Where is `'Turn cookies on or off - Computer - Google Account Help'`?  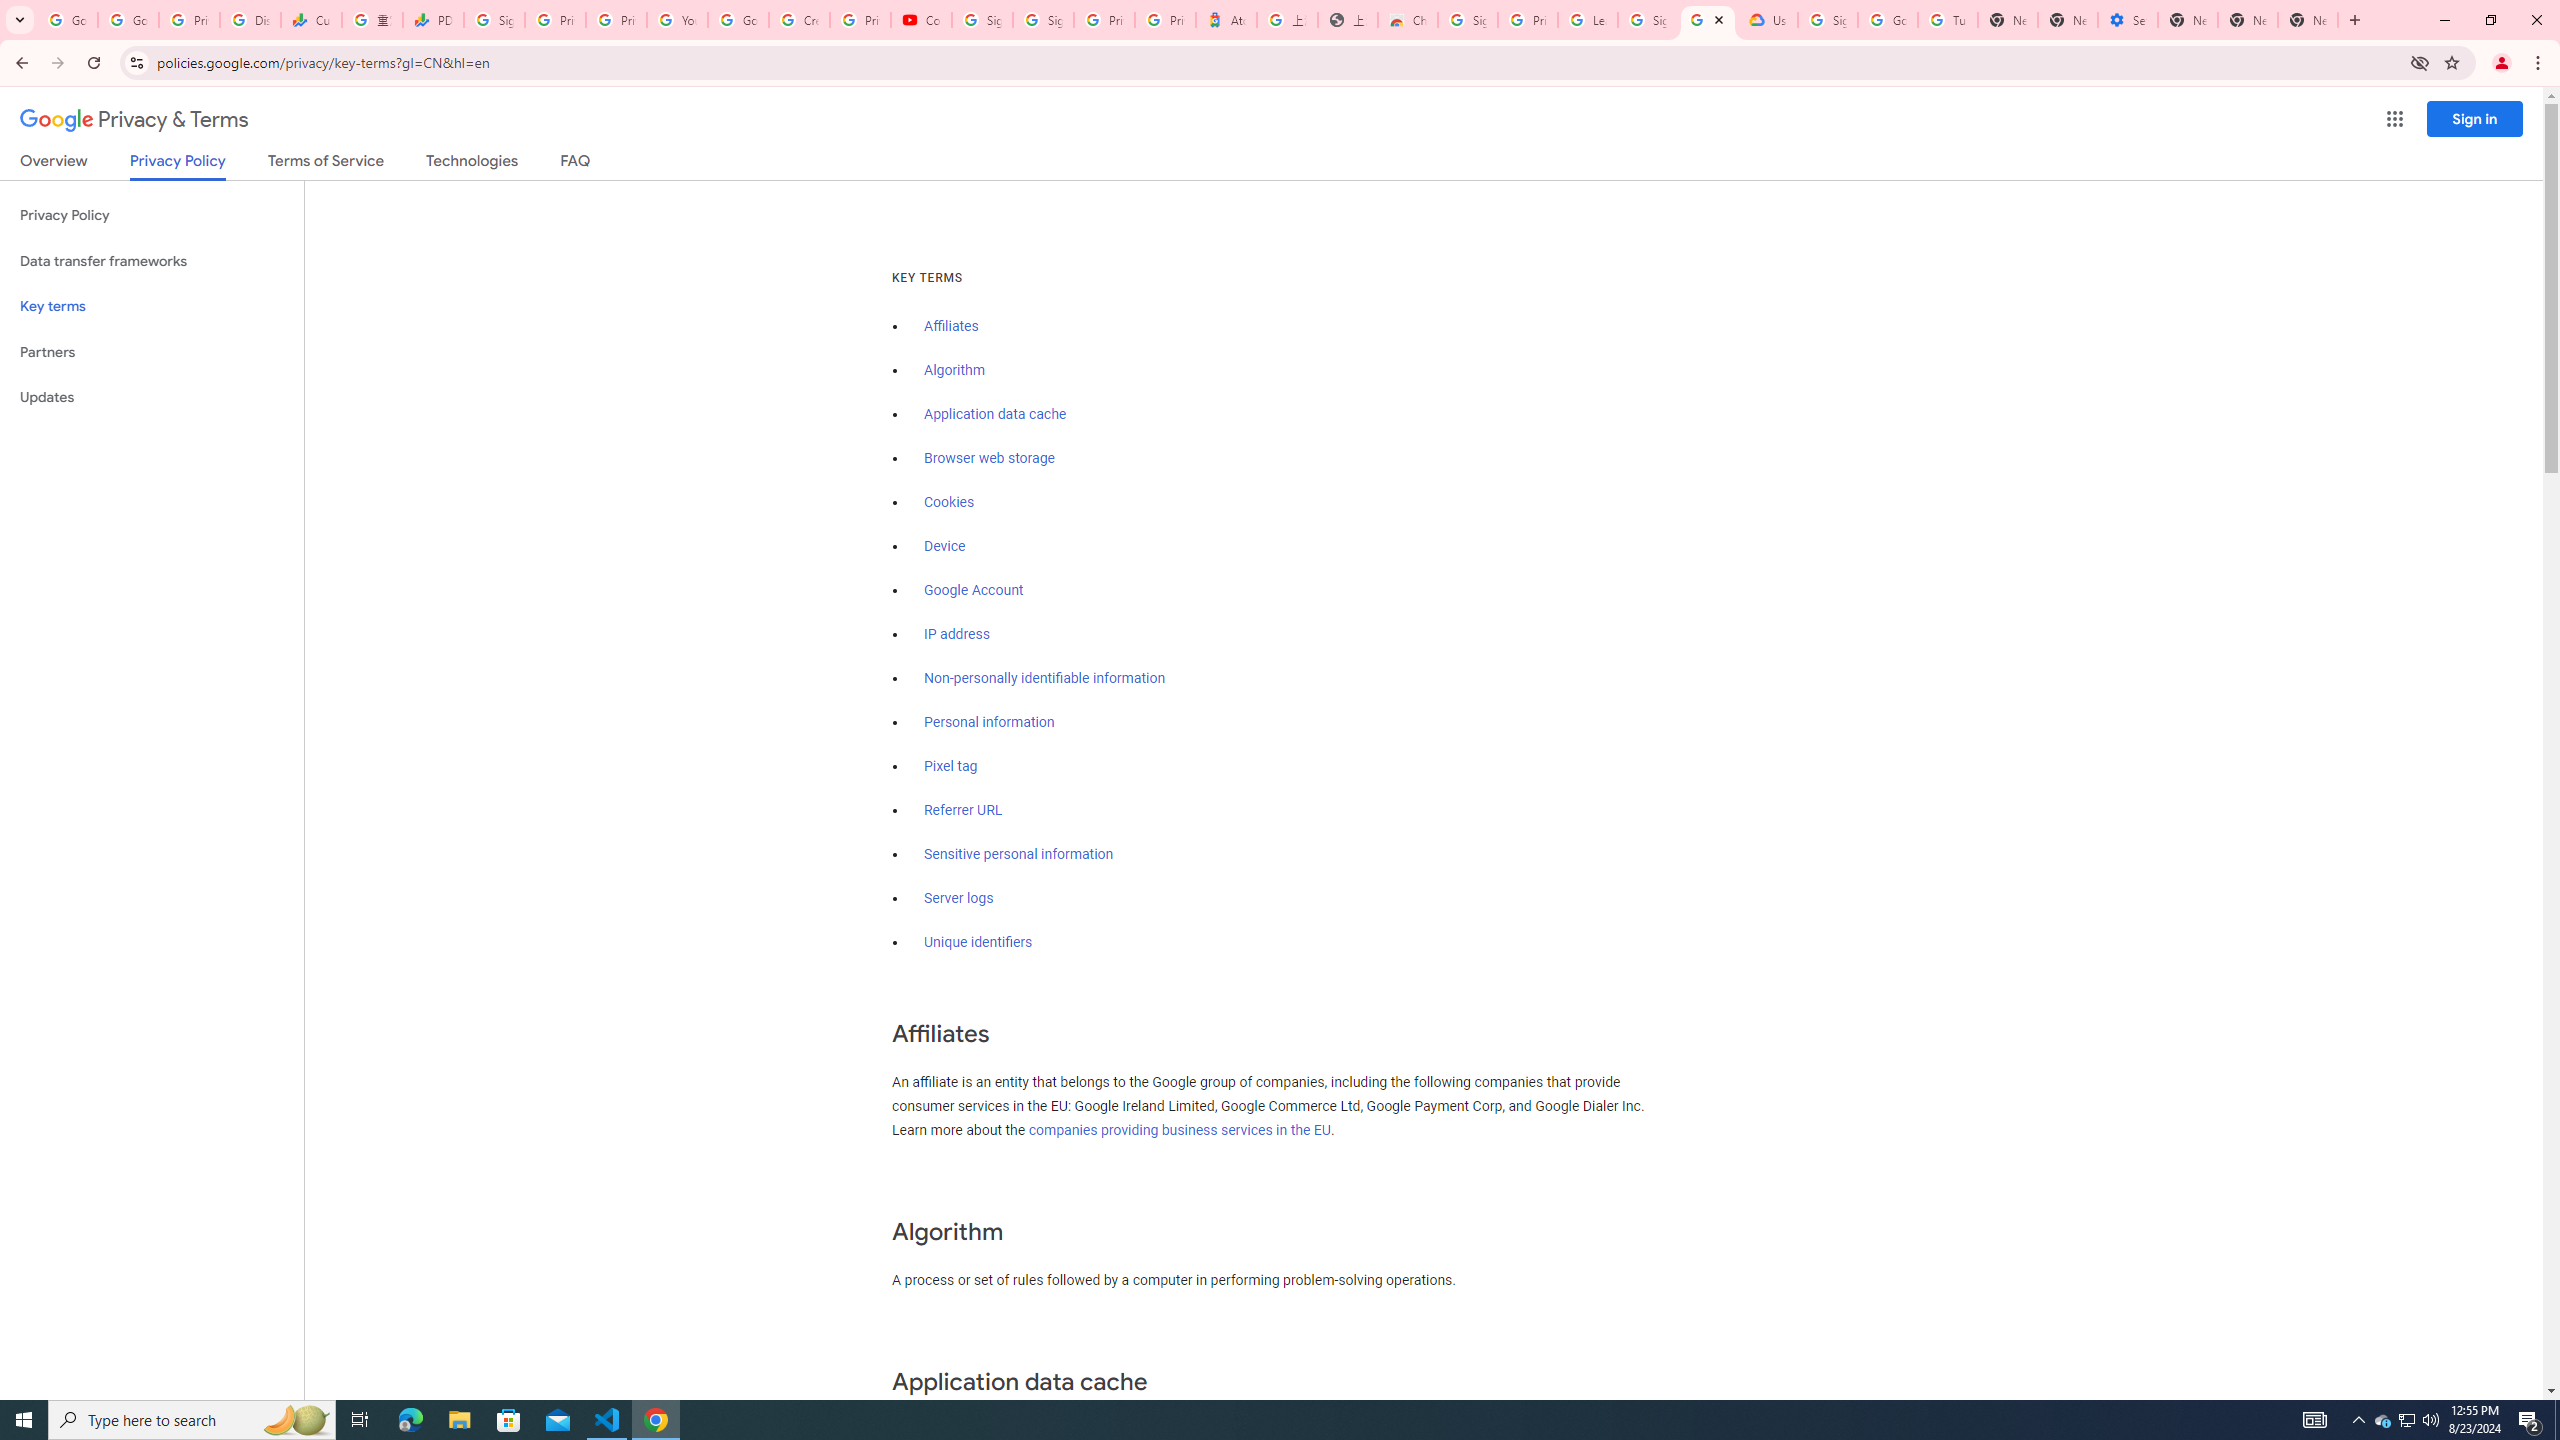 'Turn cookies on or off - Computer - Google Account Help' is located at coordinates (1948, 19).